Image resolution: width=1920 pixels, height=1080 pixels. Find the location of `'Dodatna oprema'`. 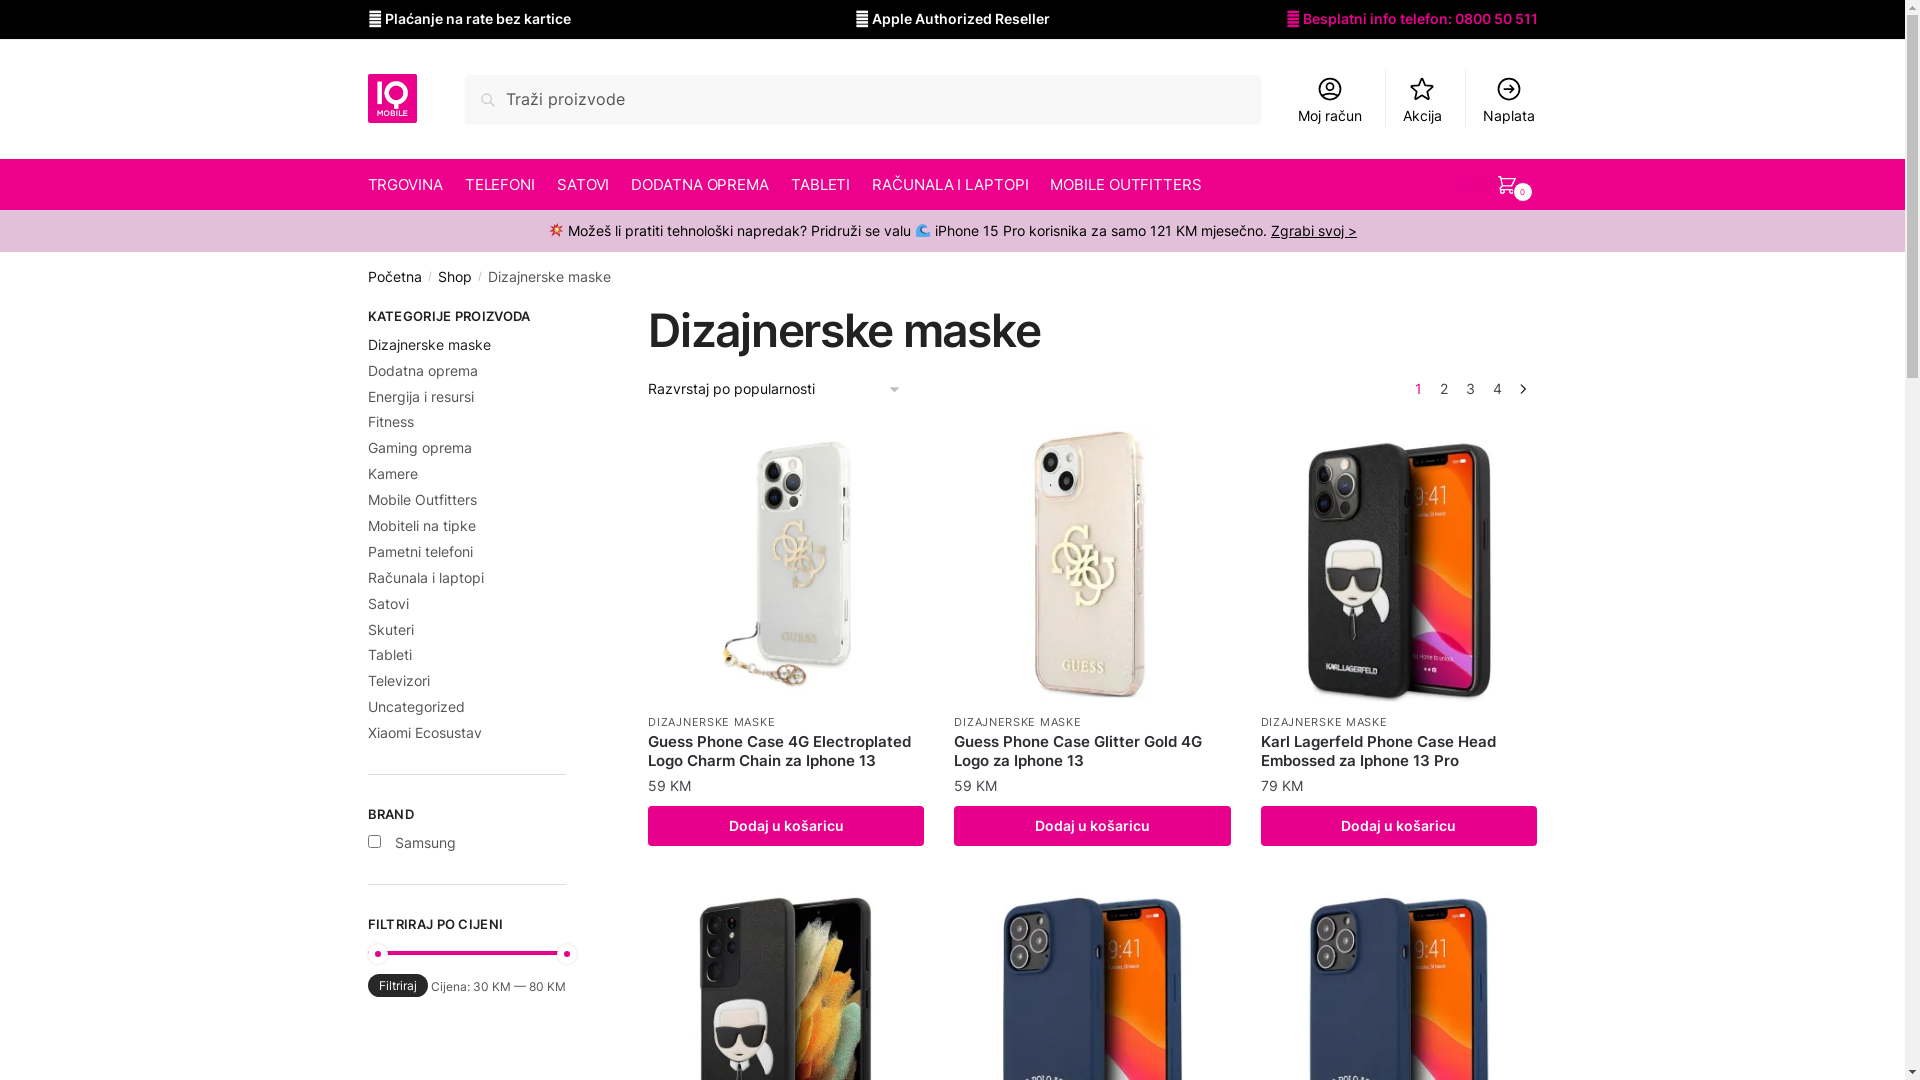

'Dodatna oprema' is located at coordinates (421, 370).